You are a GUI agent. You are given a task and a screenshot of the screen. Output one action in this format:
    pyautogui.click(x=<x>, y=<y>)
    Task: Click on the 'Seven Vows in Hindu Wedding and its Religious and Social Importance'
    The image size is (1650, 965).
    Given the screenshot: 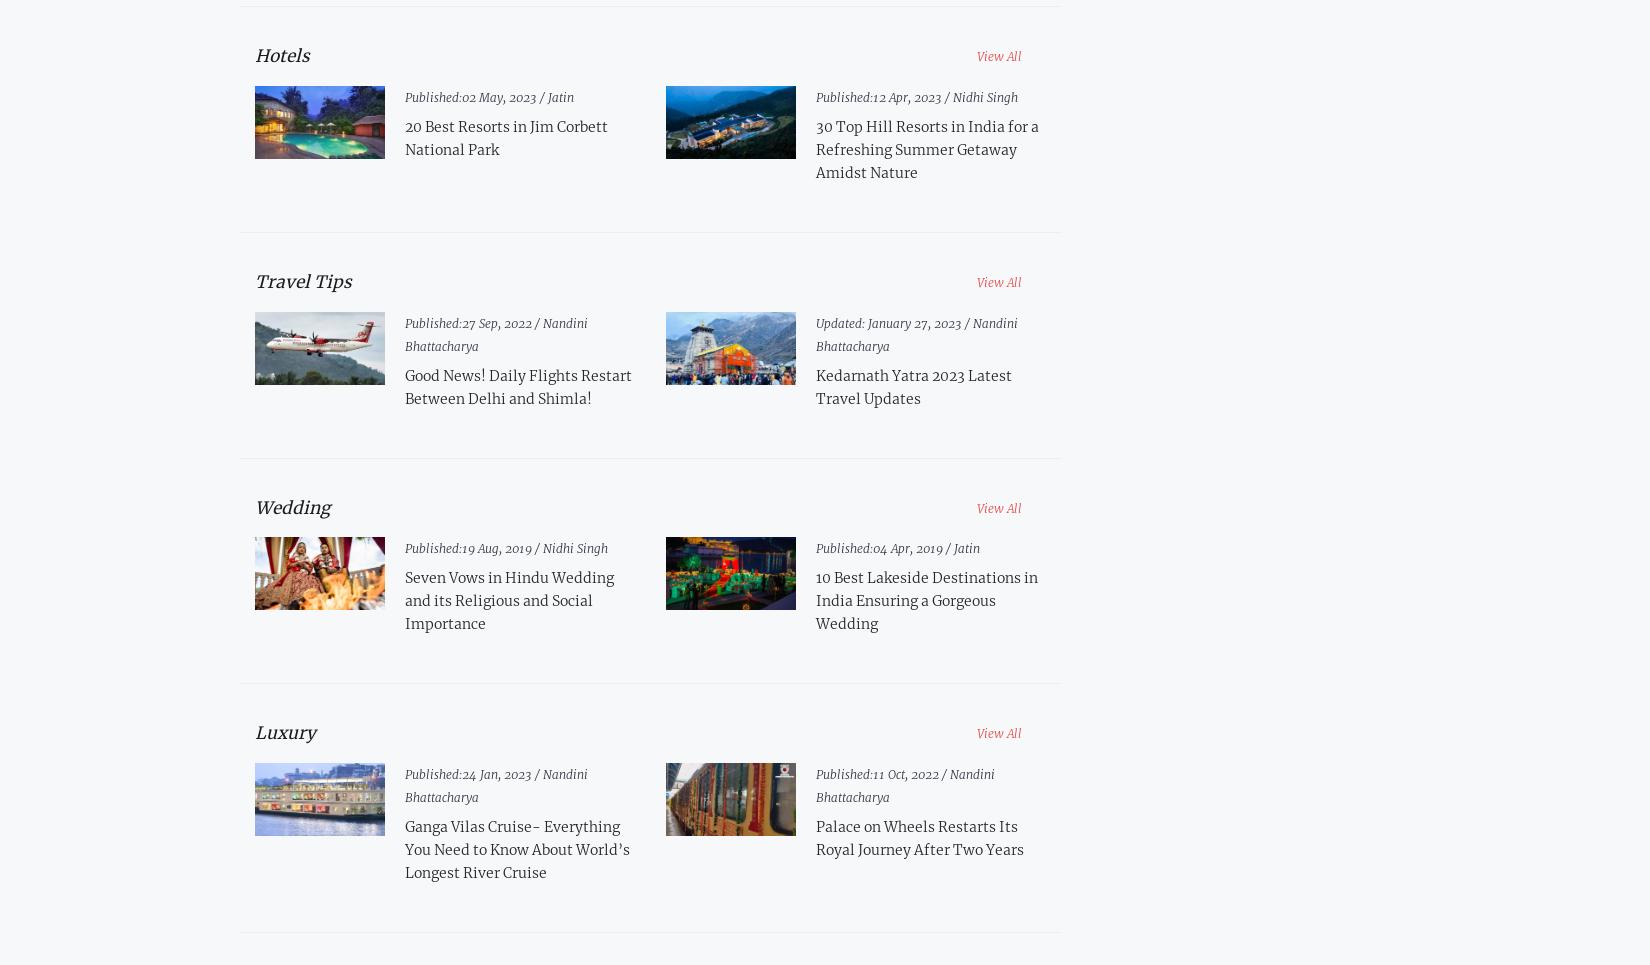 What is the action you would take?
    pyautogui.click(x=403, y=600)
    